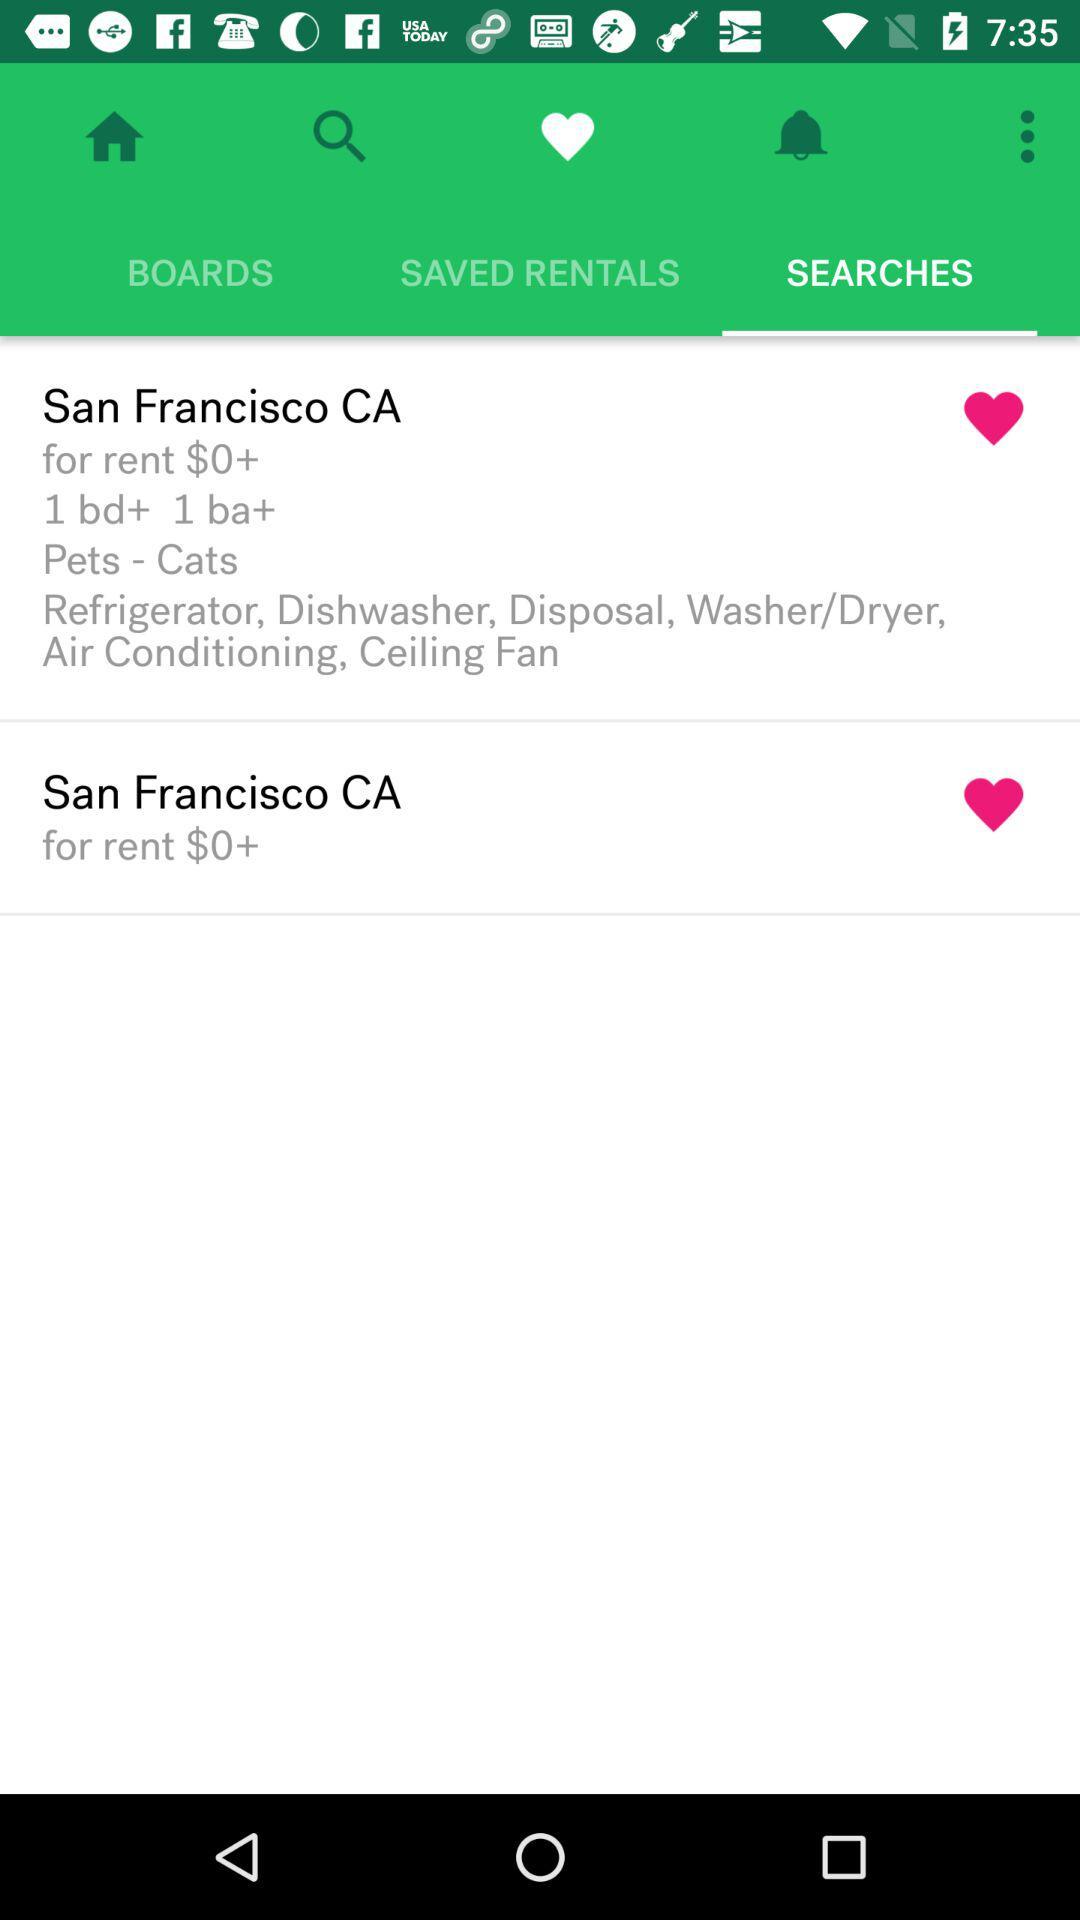 The height and width of the screenshot is (1920, 1080). I want to click on toggles notifications, so click(799, 135).